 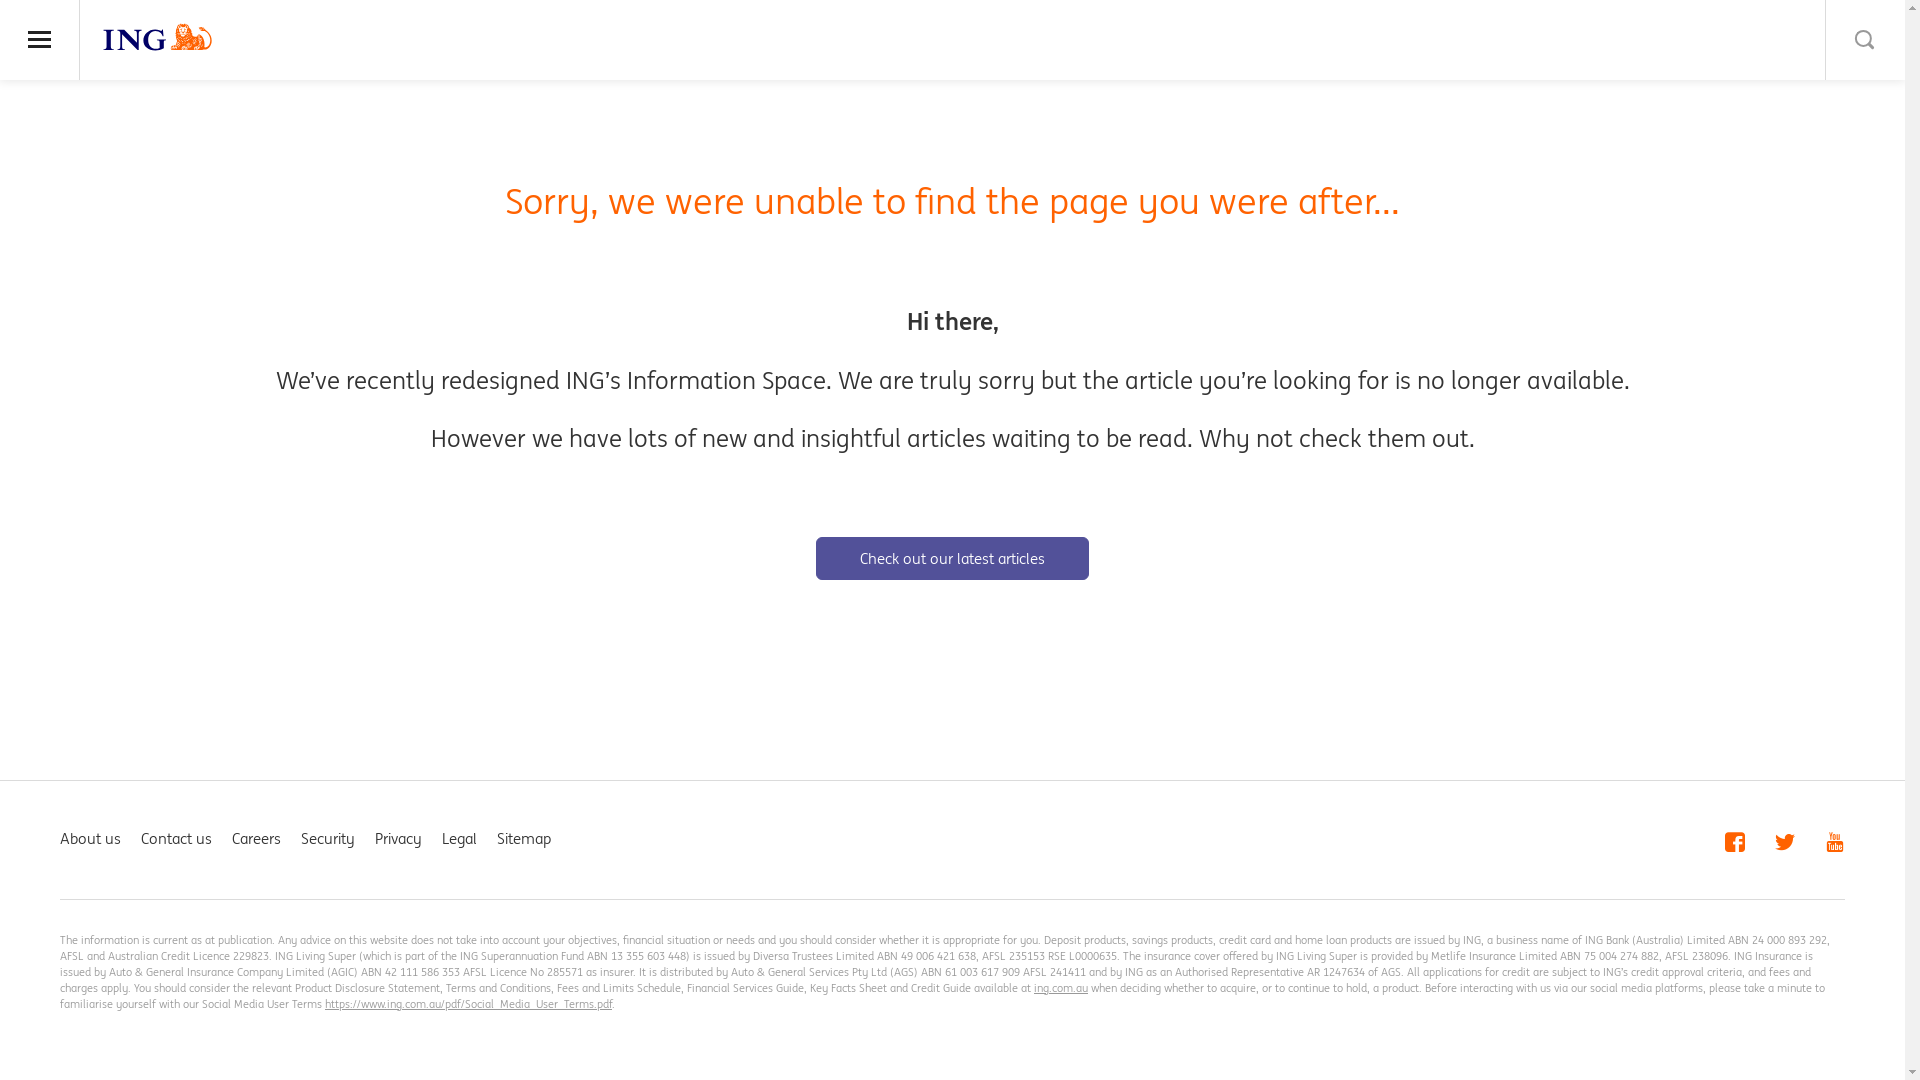 What do you see at coordinates (458, 838) in the screenshot?
I see `'Legal'` at bounding box center [458, 838].